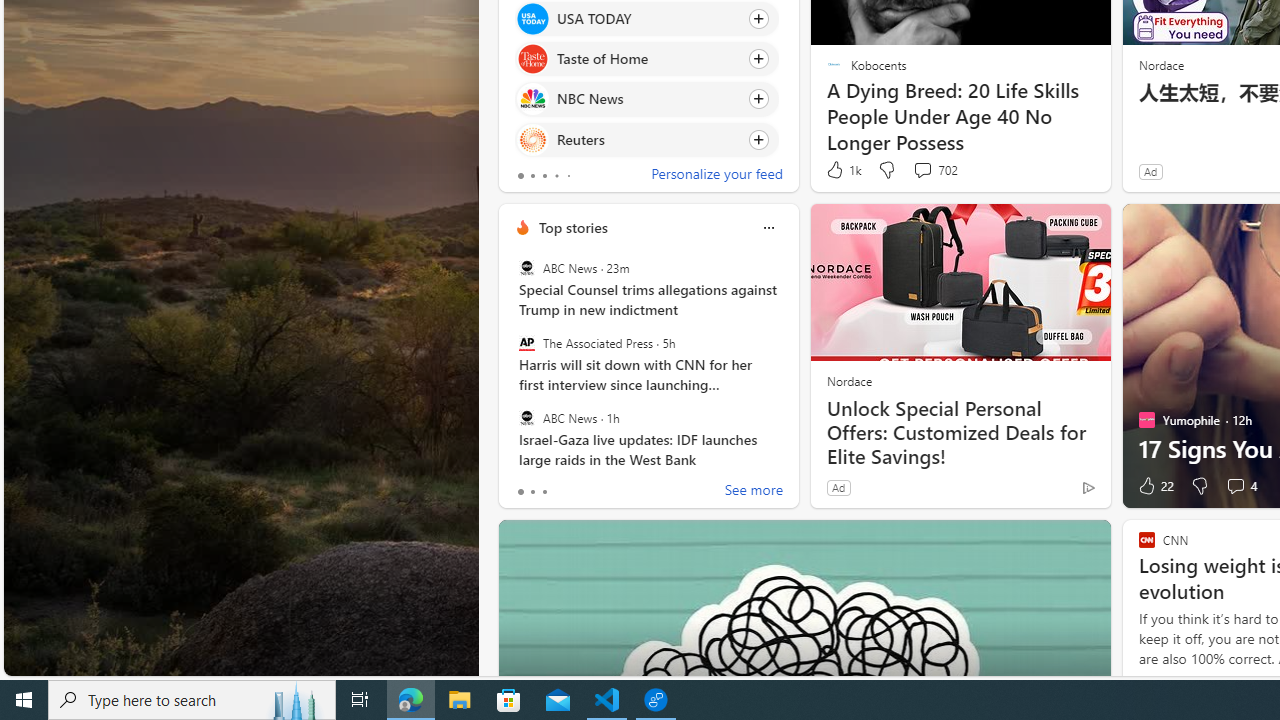 This screenshot has height=720, width=1280. I want to click on 'Personalize your feed', so click(716, 175).